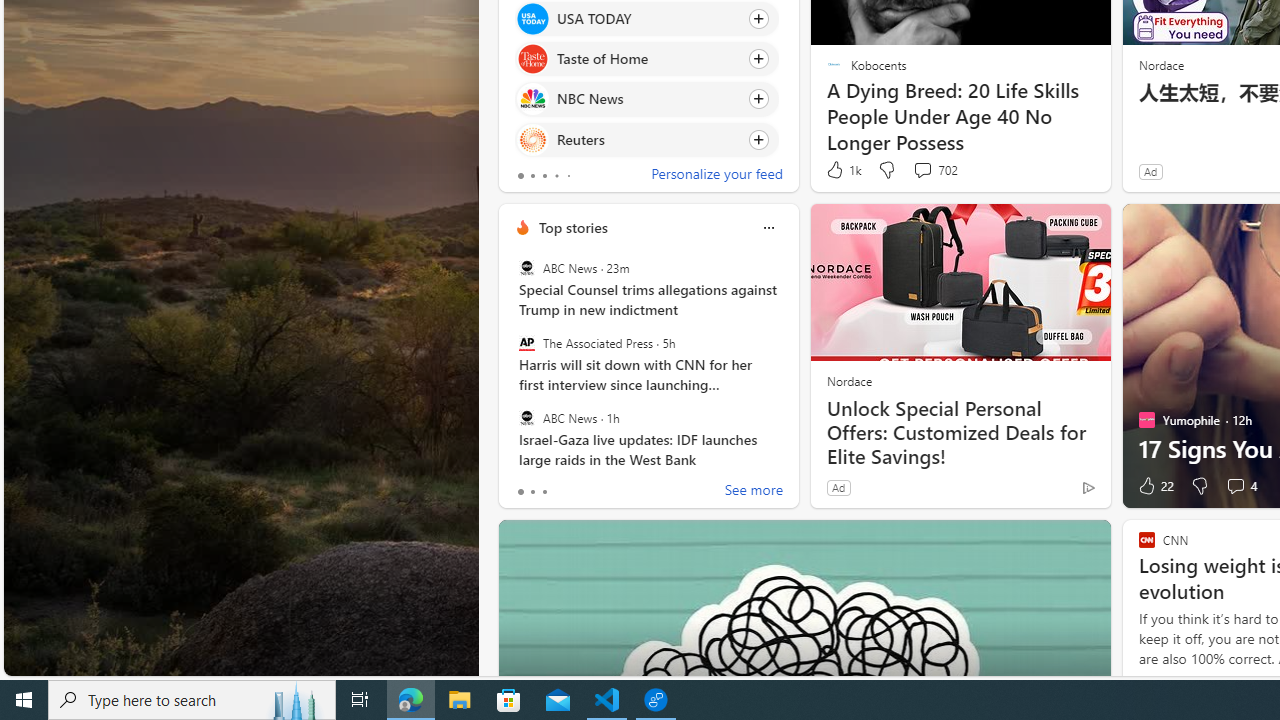 This screenshot has height=720, width=1280. I want to click on 'Personalize your feed', so click(716, 175).